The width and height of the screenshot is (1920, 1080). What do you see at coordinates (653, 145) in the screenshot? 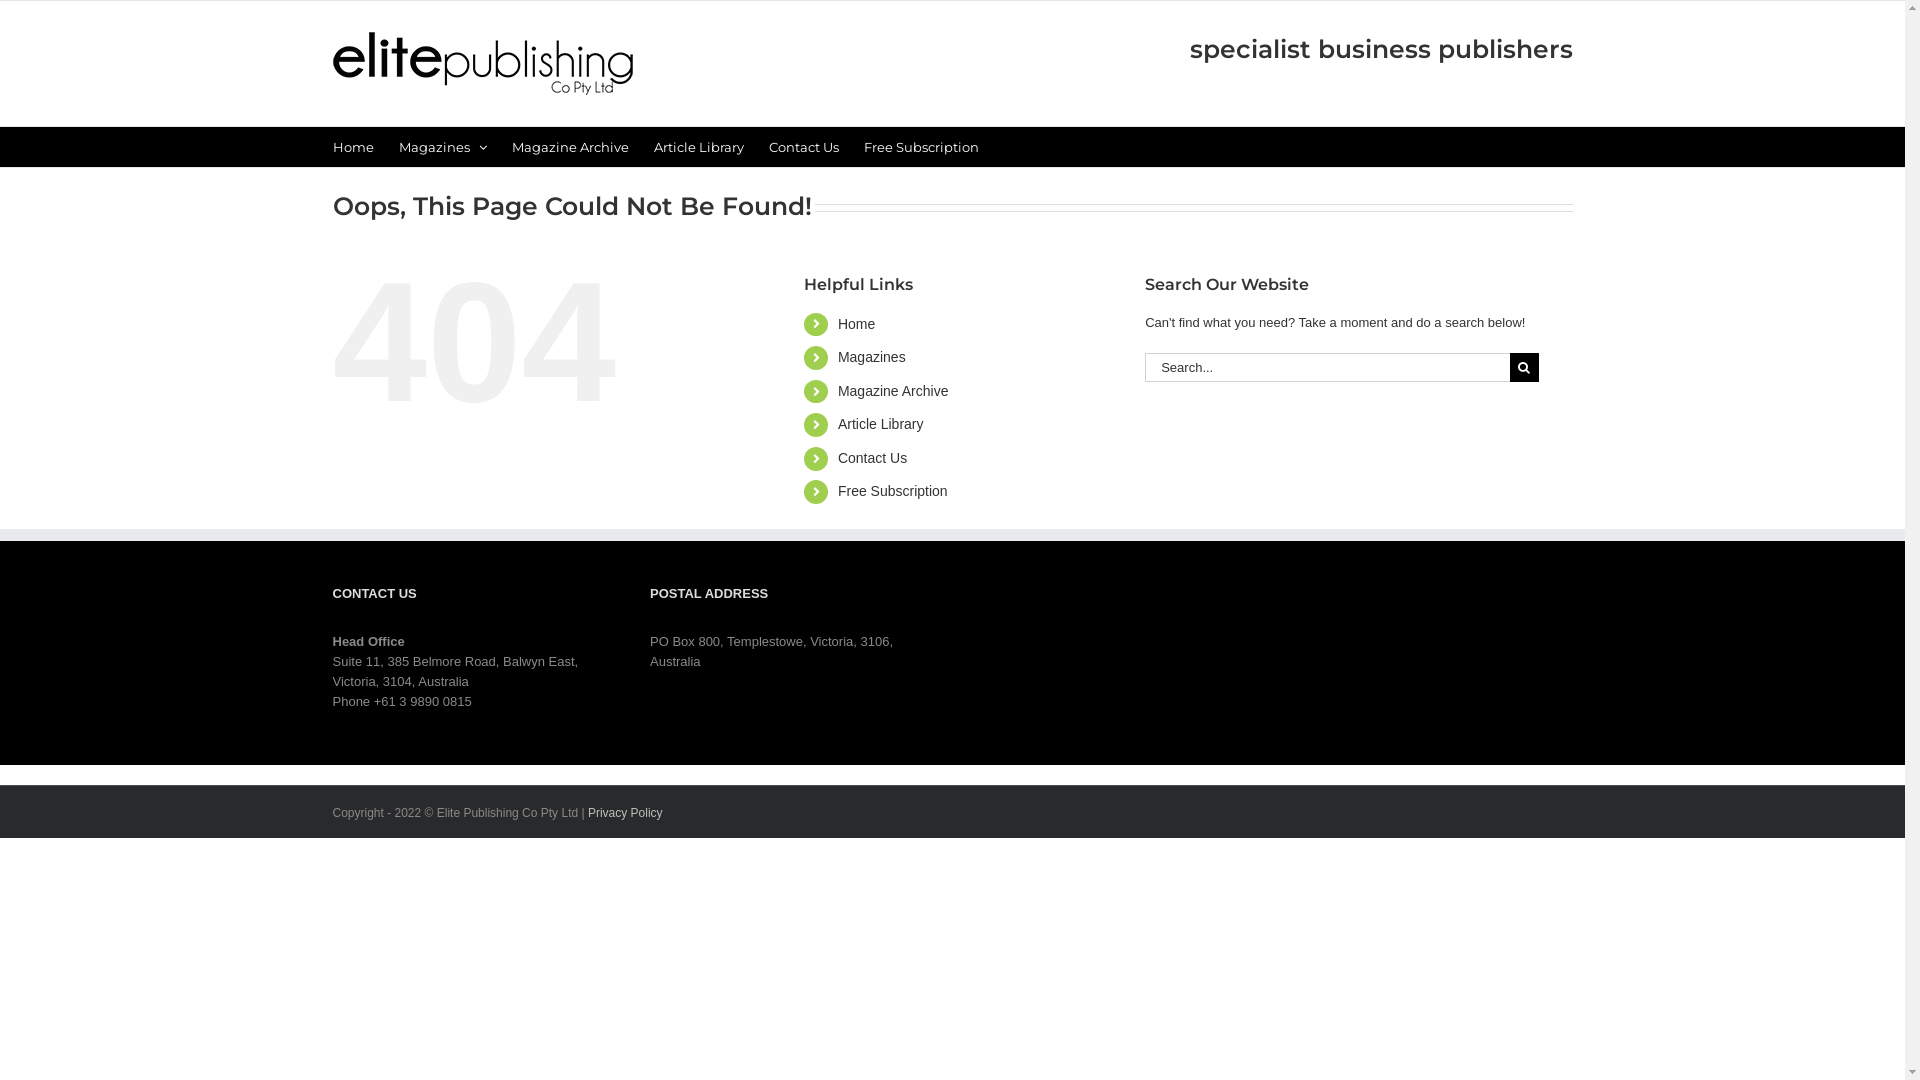
I see `'Article Library'` at bounding box center [653, 145].